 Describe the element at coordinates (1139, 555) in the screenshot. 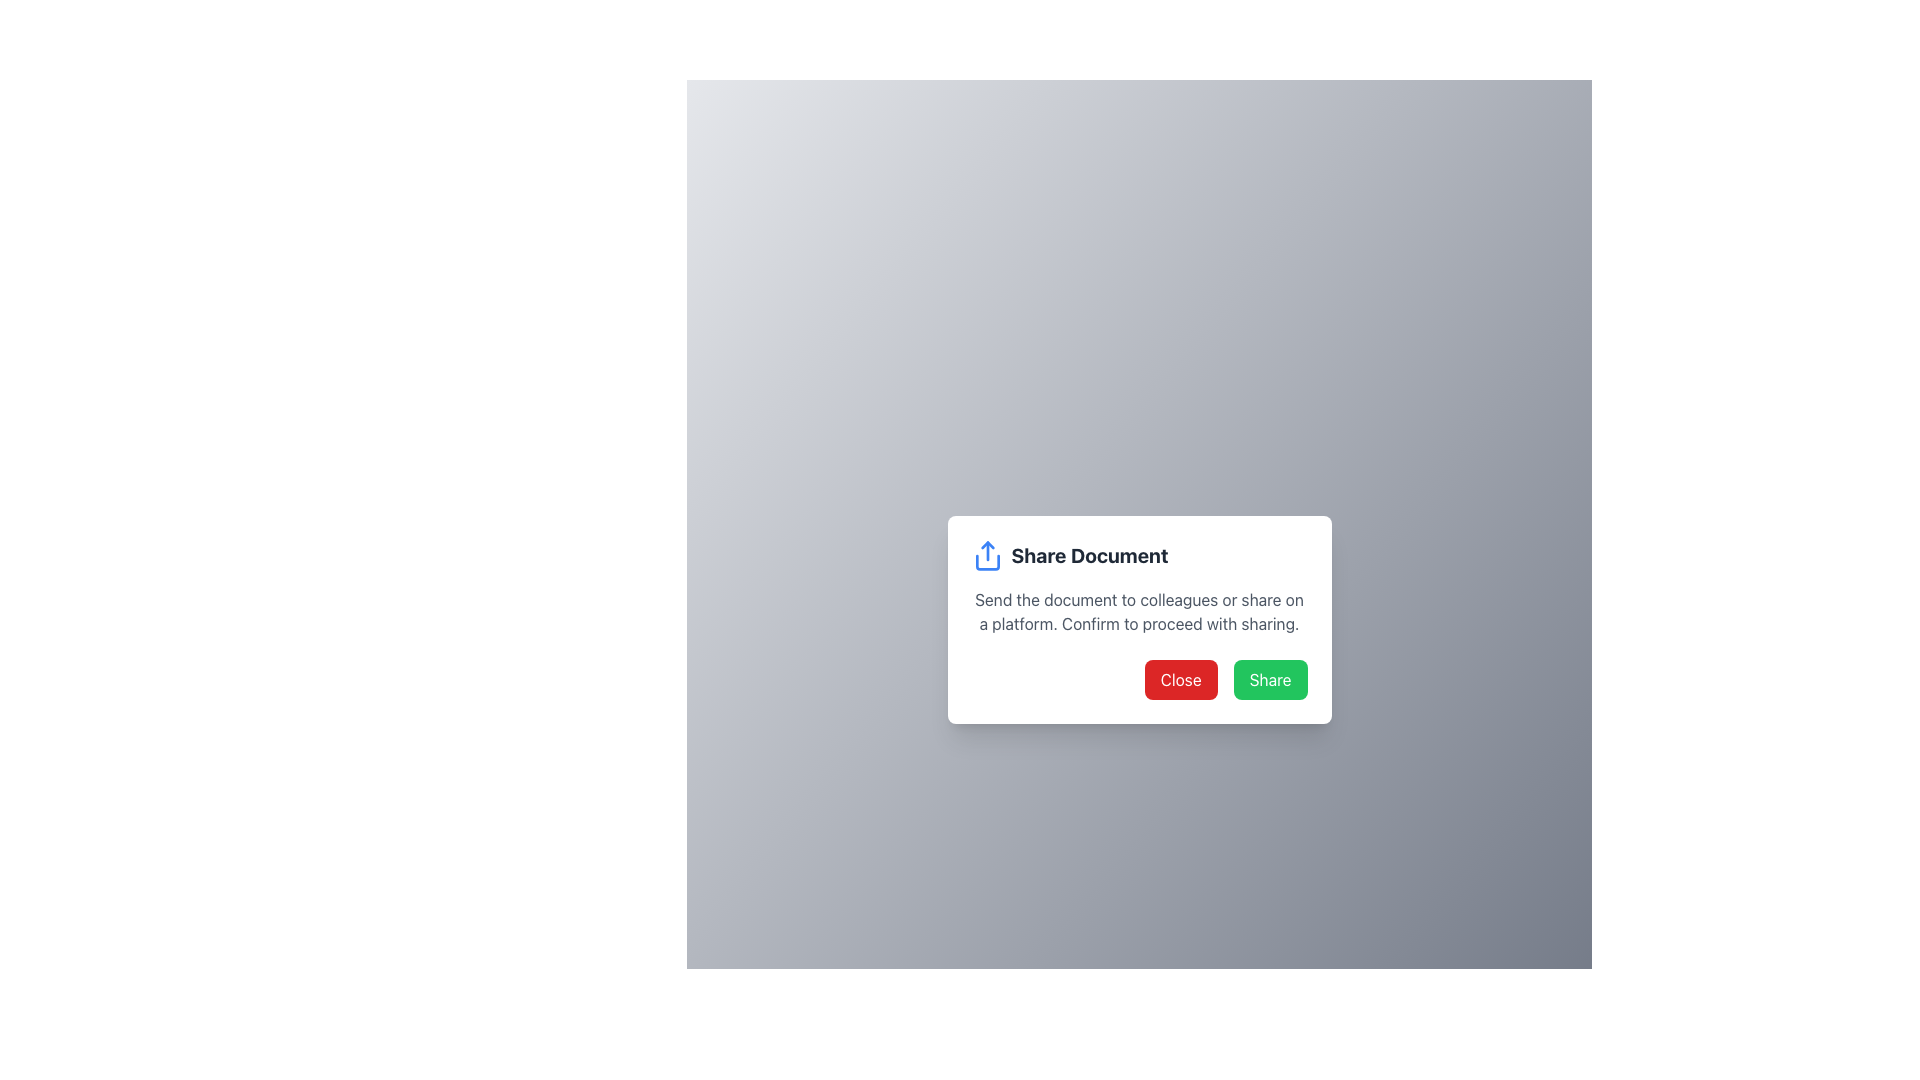

I see `the 'Share Document' header with the blue icon indicating sharing, located at the top of the modal dialog box` at that location.